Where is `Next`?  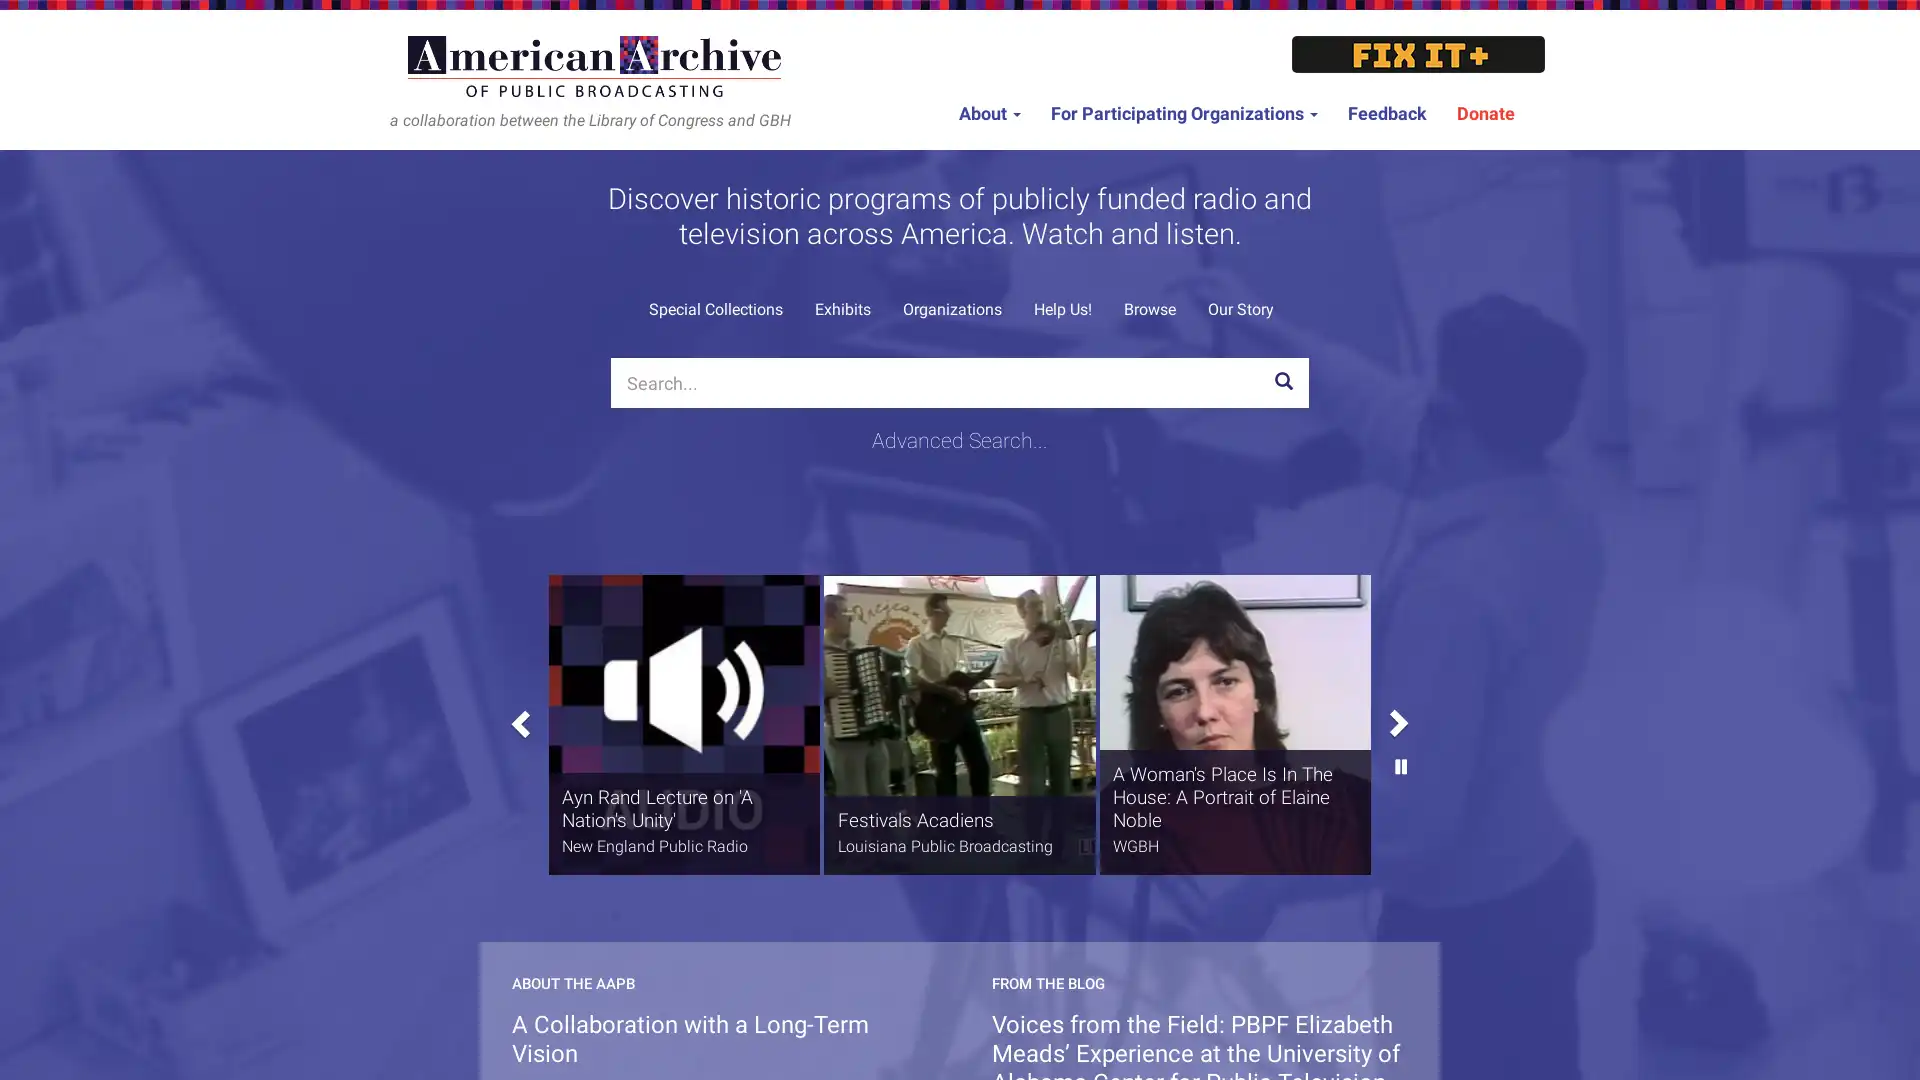
Next is located at coordinates (1400, 640).